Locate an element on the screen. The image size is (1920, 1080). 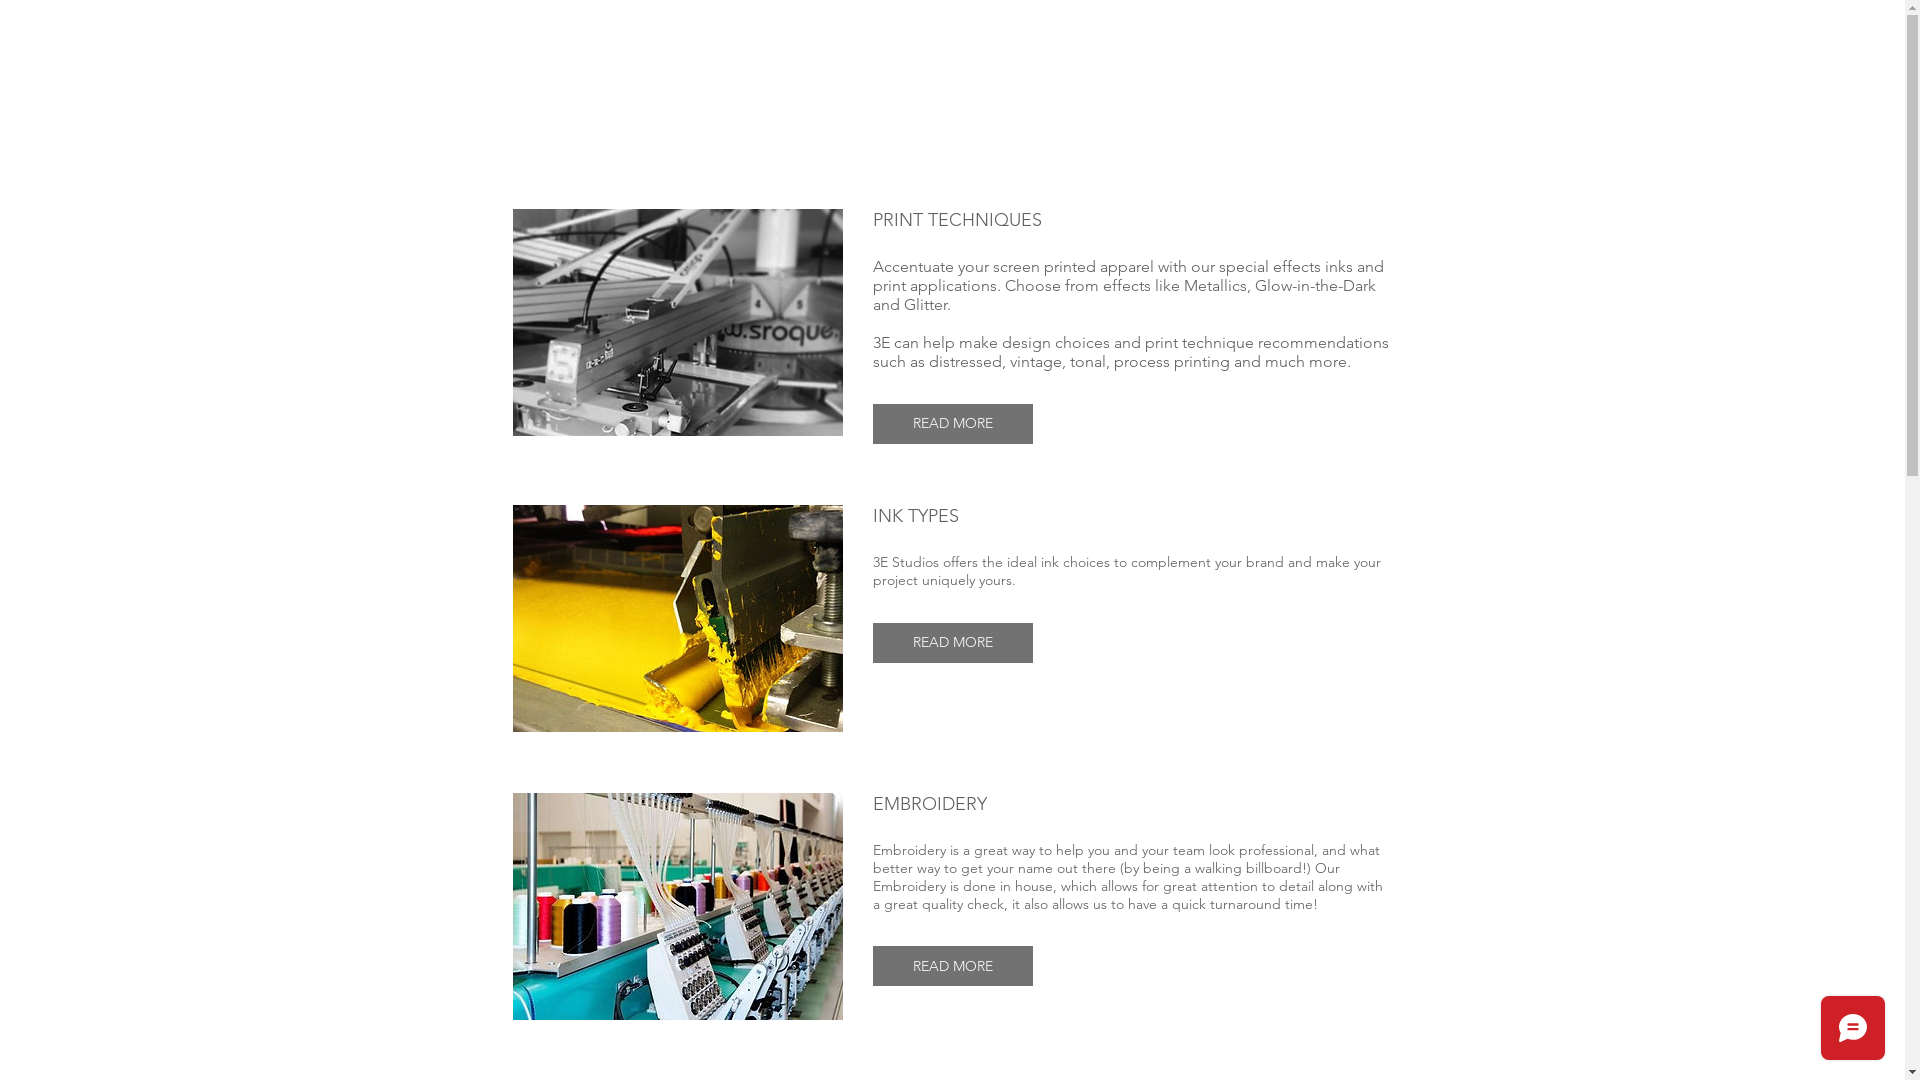
'READ MORE' is located at coordinates (950, 423).